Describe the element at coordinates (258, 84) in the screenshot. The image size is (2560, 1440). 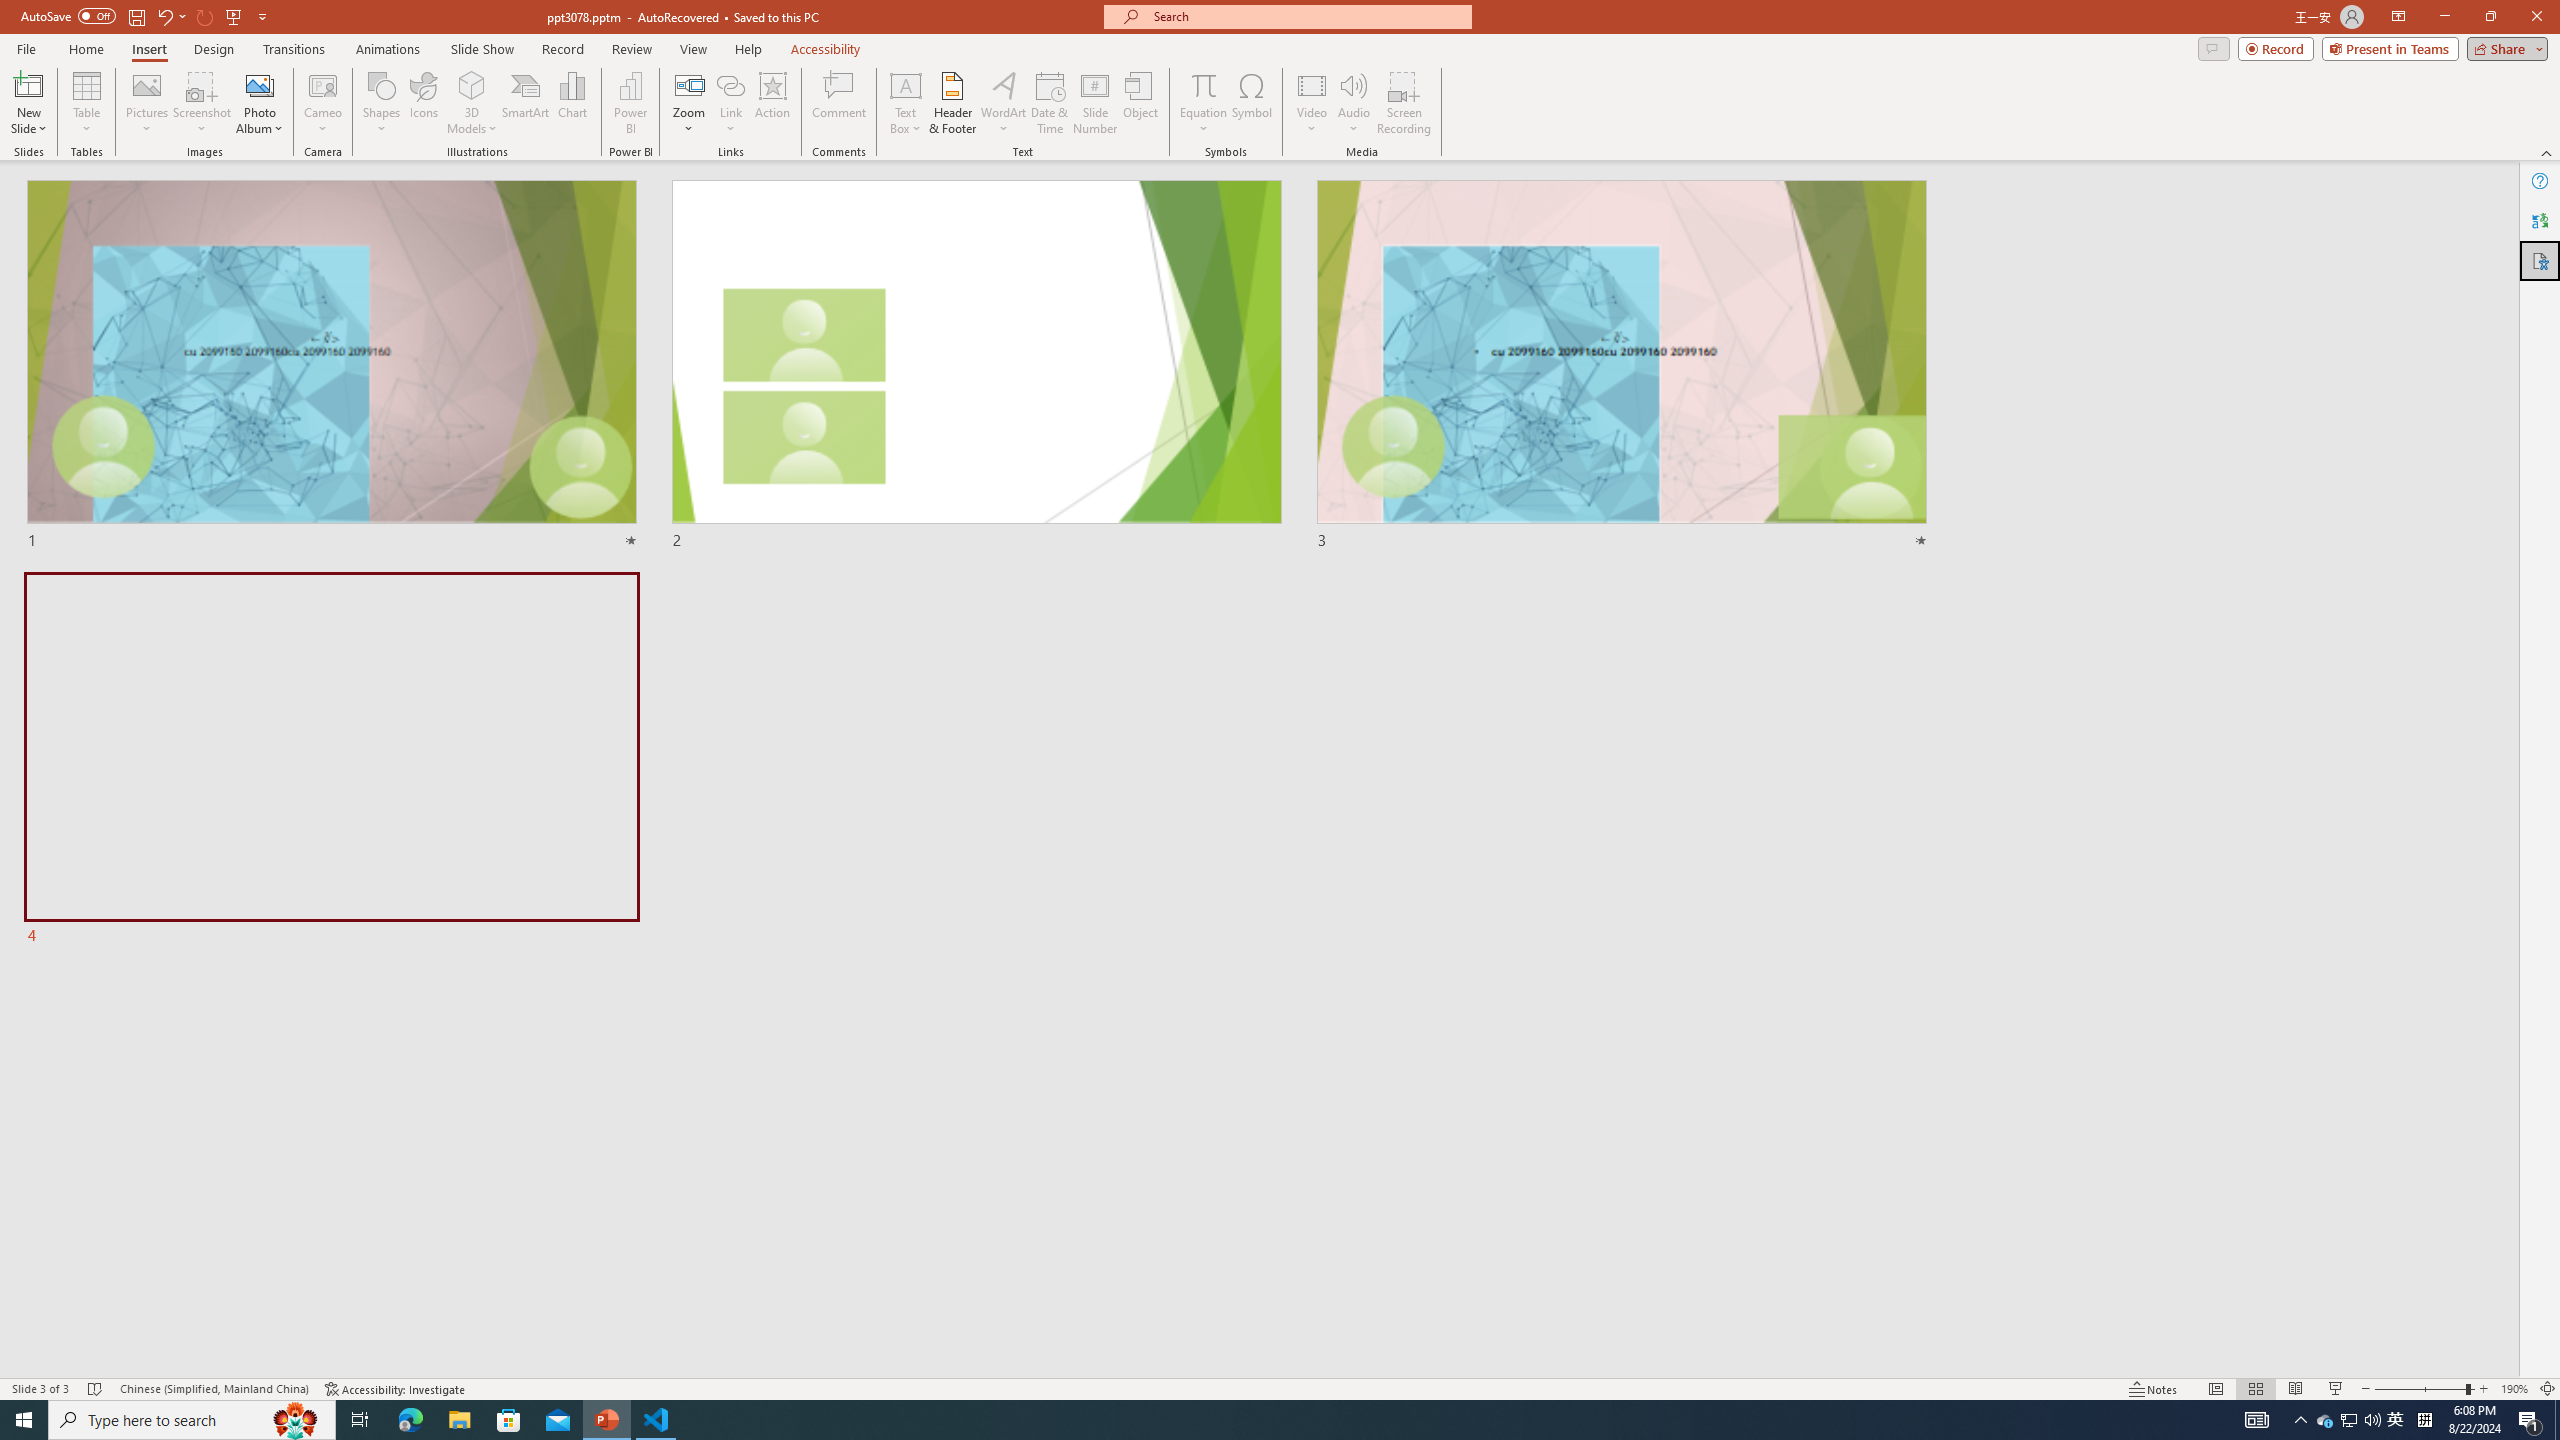
I see `'New Photo Album...'` at that location.